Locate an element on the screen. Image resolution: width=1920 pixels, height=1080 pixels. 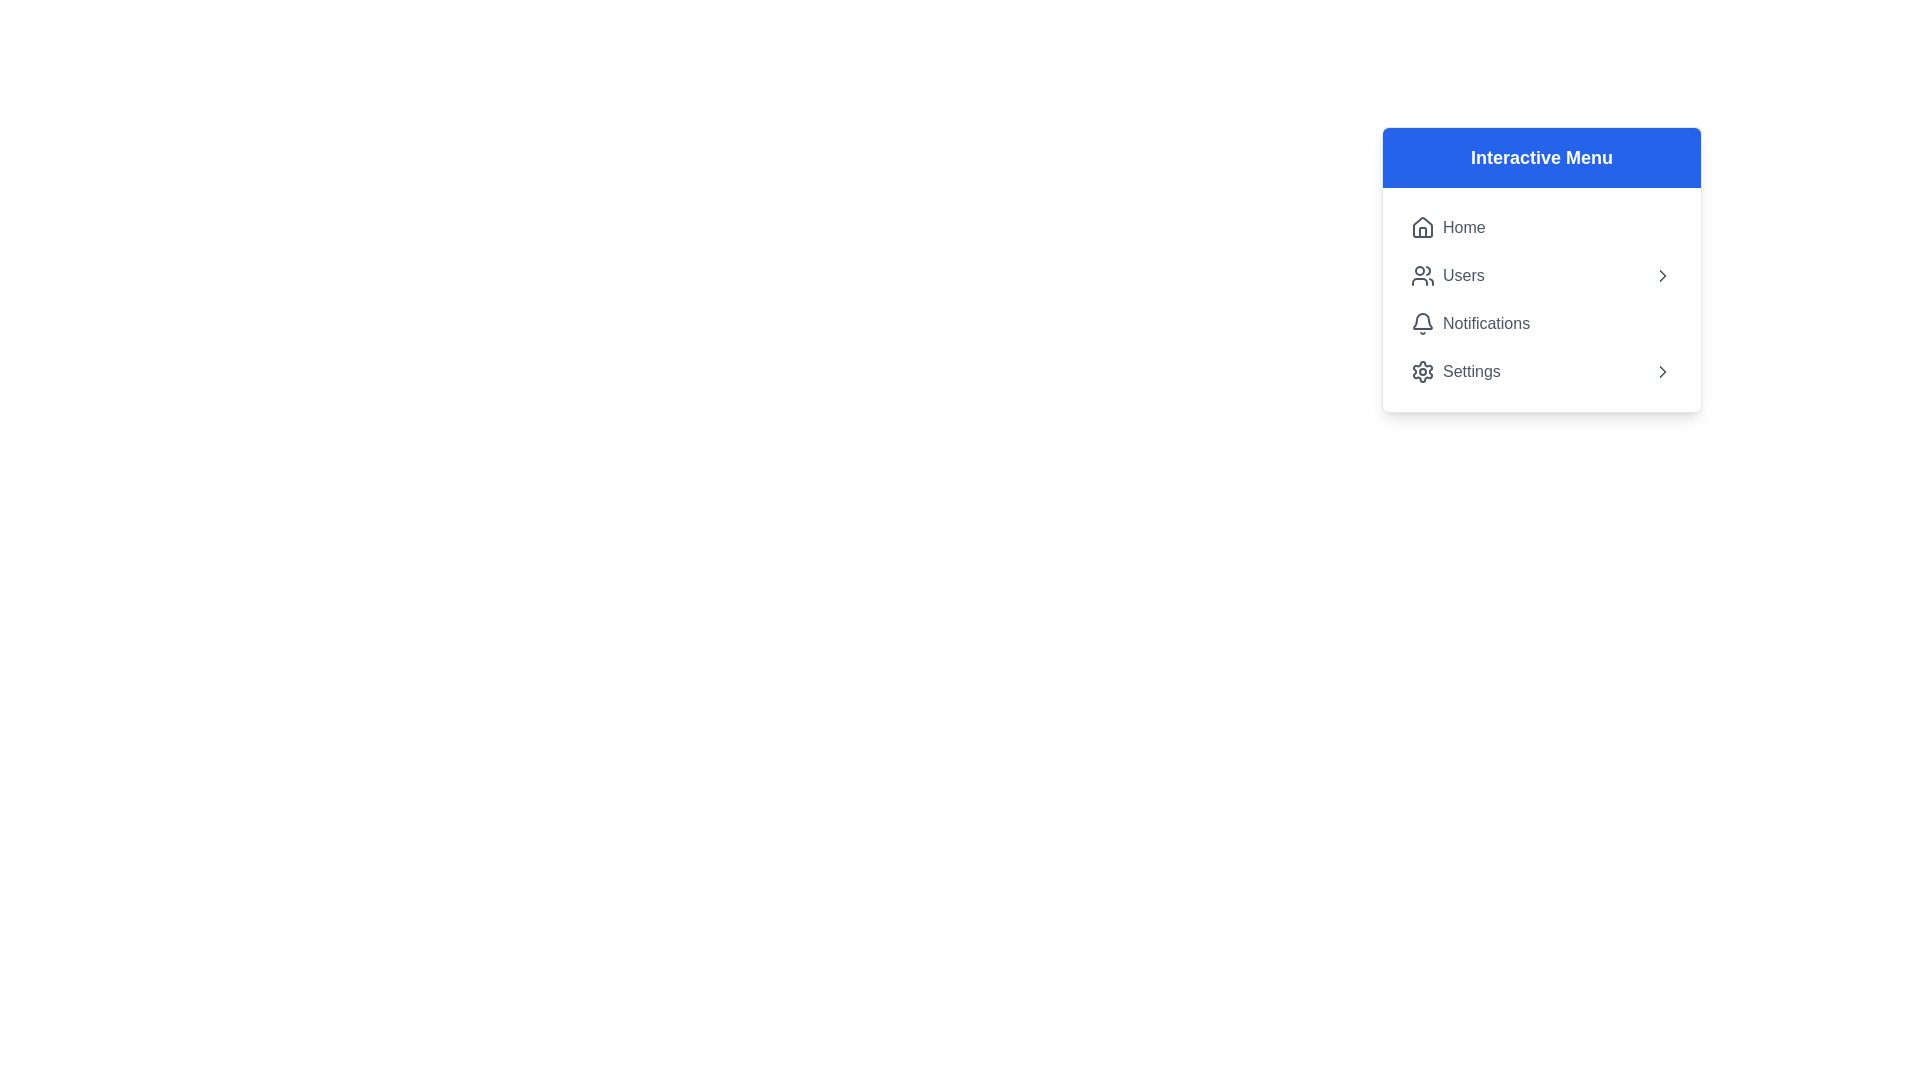
the small right-facing chevron icon located at the far right side of the 'Settings' menu item is located at coordinates (1662, 371).